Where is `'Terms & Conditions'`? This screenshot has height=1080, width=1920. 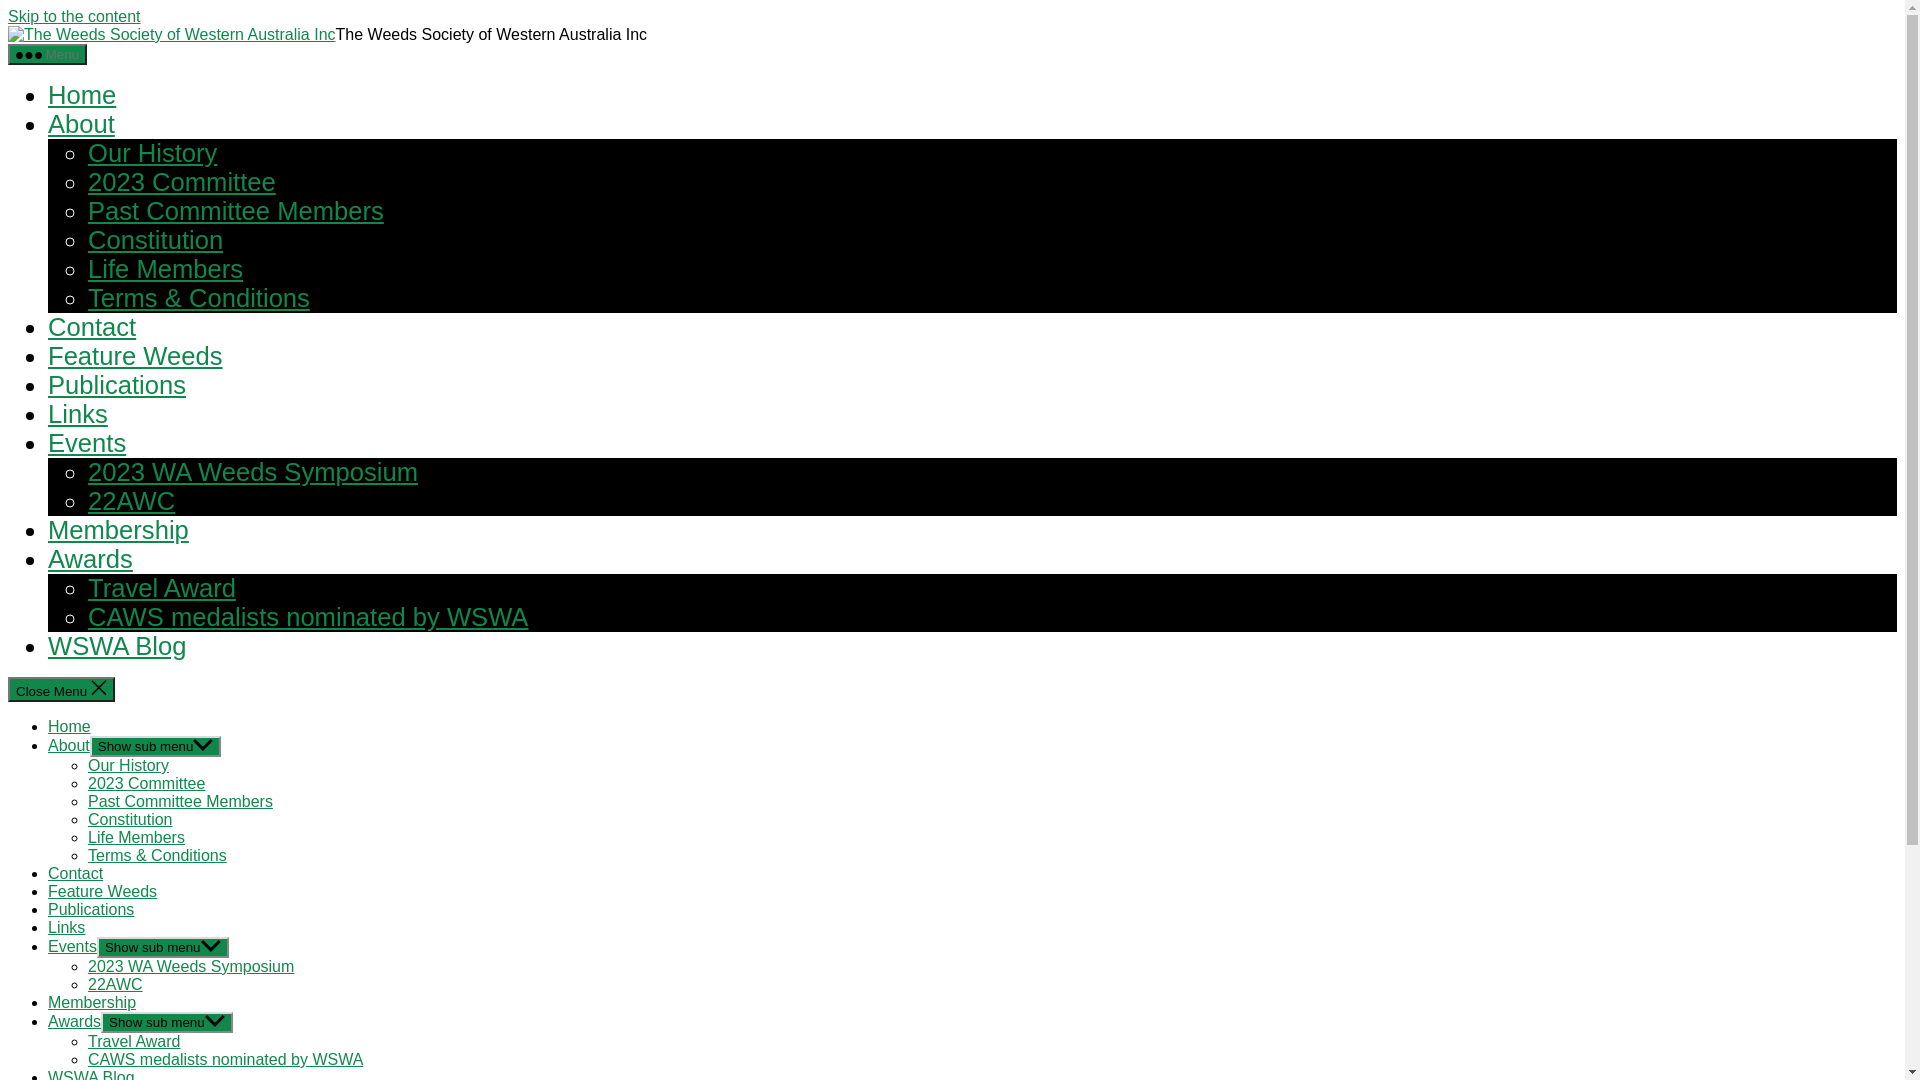
'Terms & Conditions' is located at coordinates (198, 297).